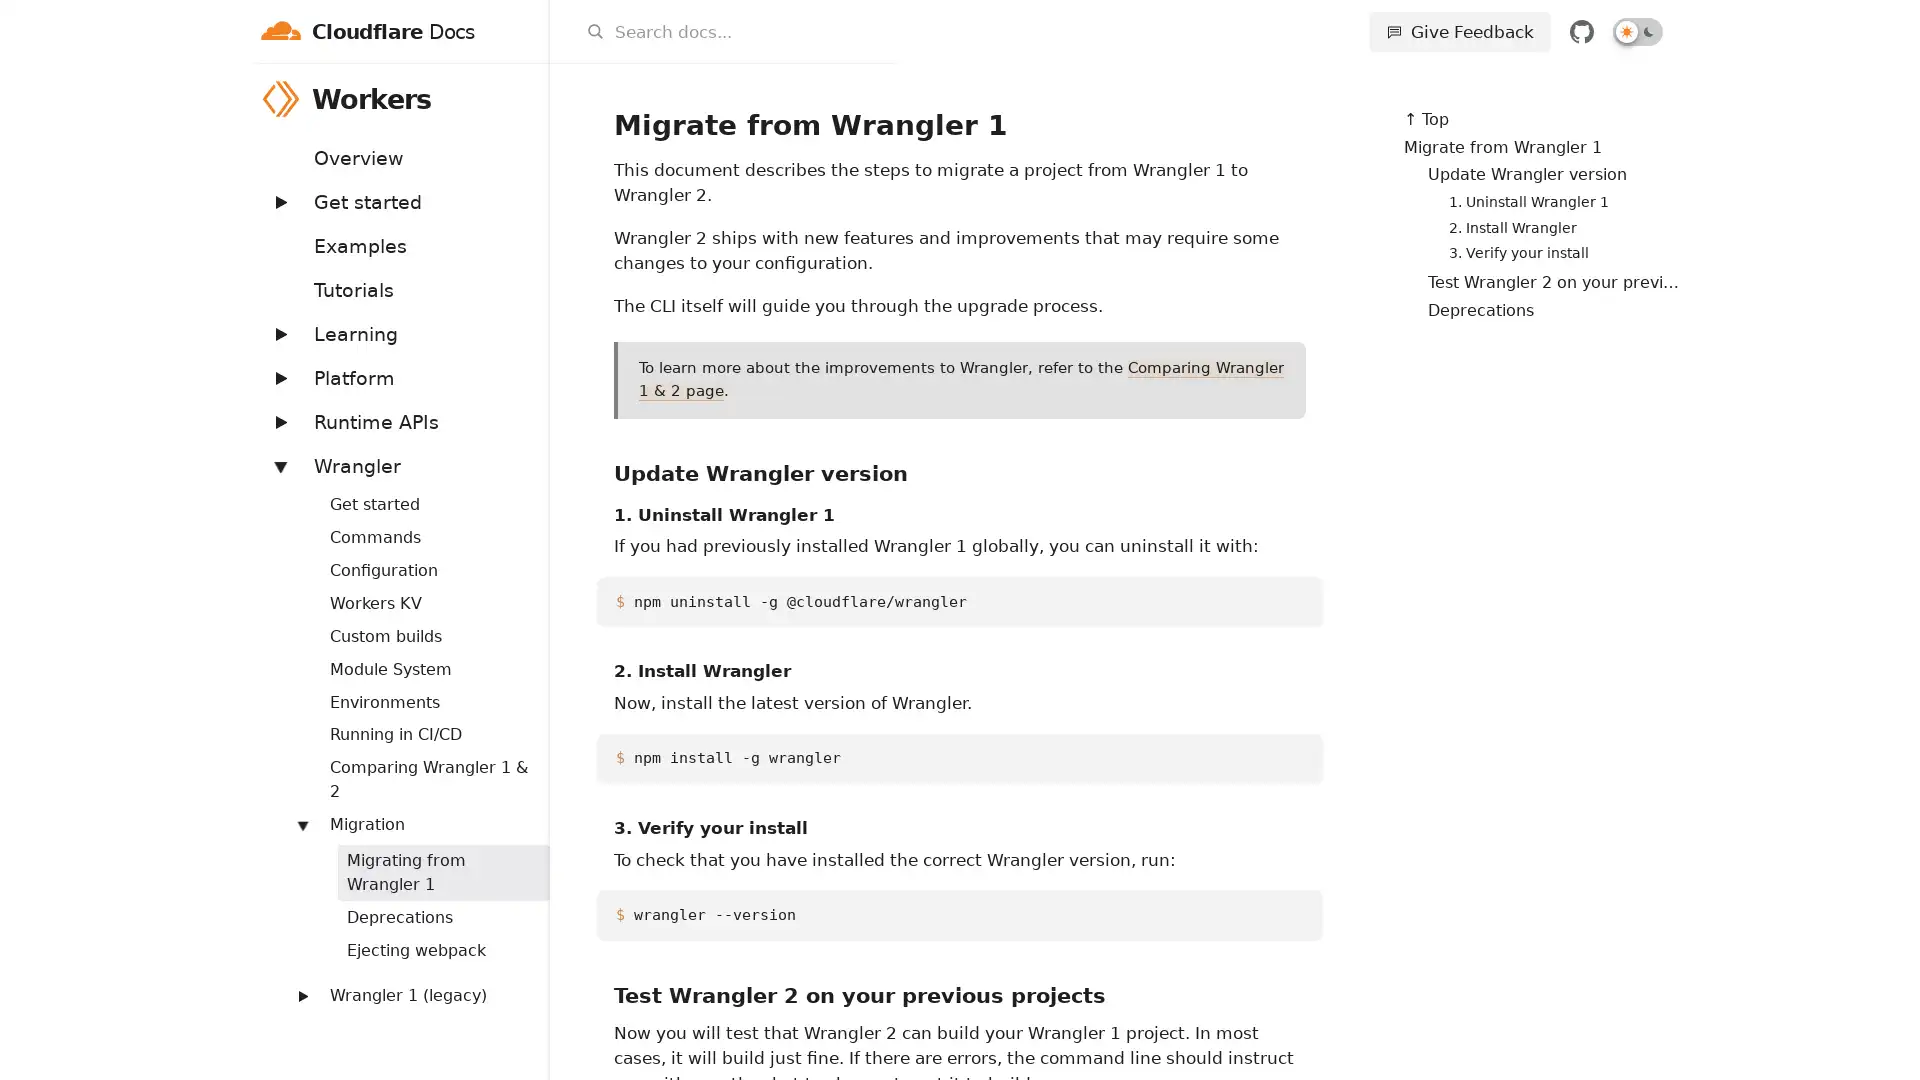  Describe the element at coordinates (278, 465) in the screenshot. I see `Expand: Wrangler` at that location.